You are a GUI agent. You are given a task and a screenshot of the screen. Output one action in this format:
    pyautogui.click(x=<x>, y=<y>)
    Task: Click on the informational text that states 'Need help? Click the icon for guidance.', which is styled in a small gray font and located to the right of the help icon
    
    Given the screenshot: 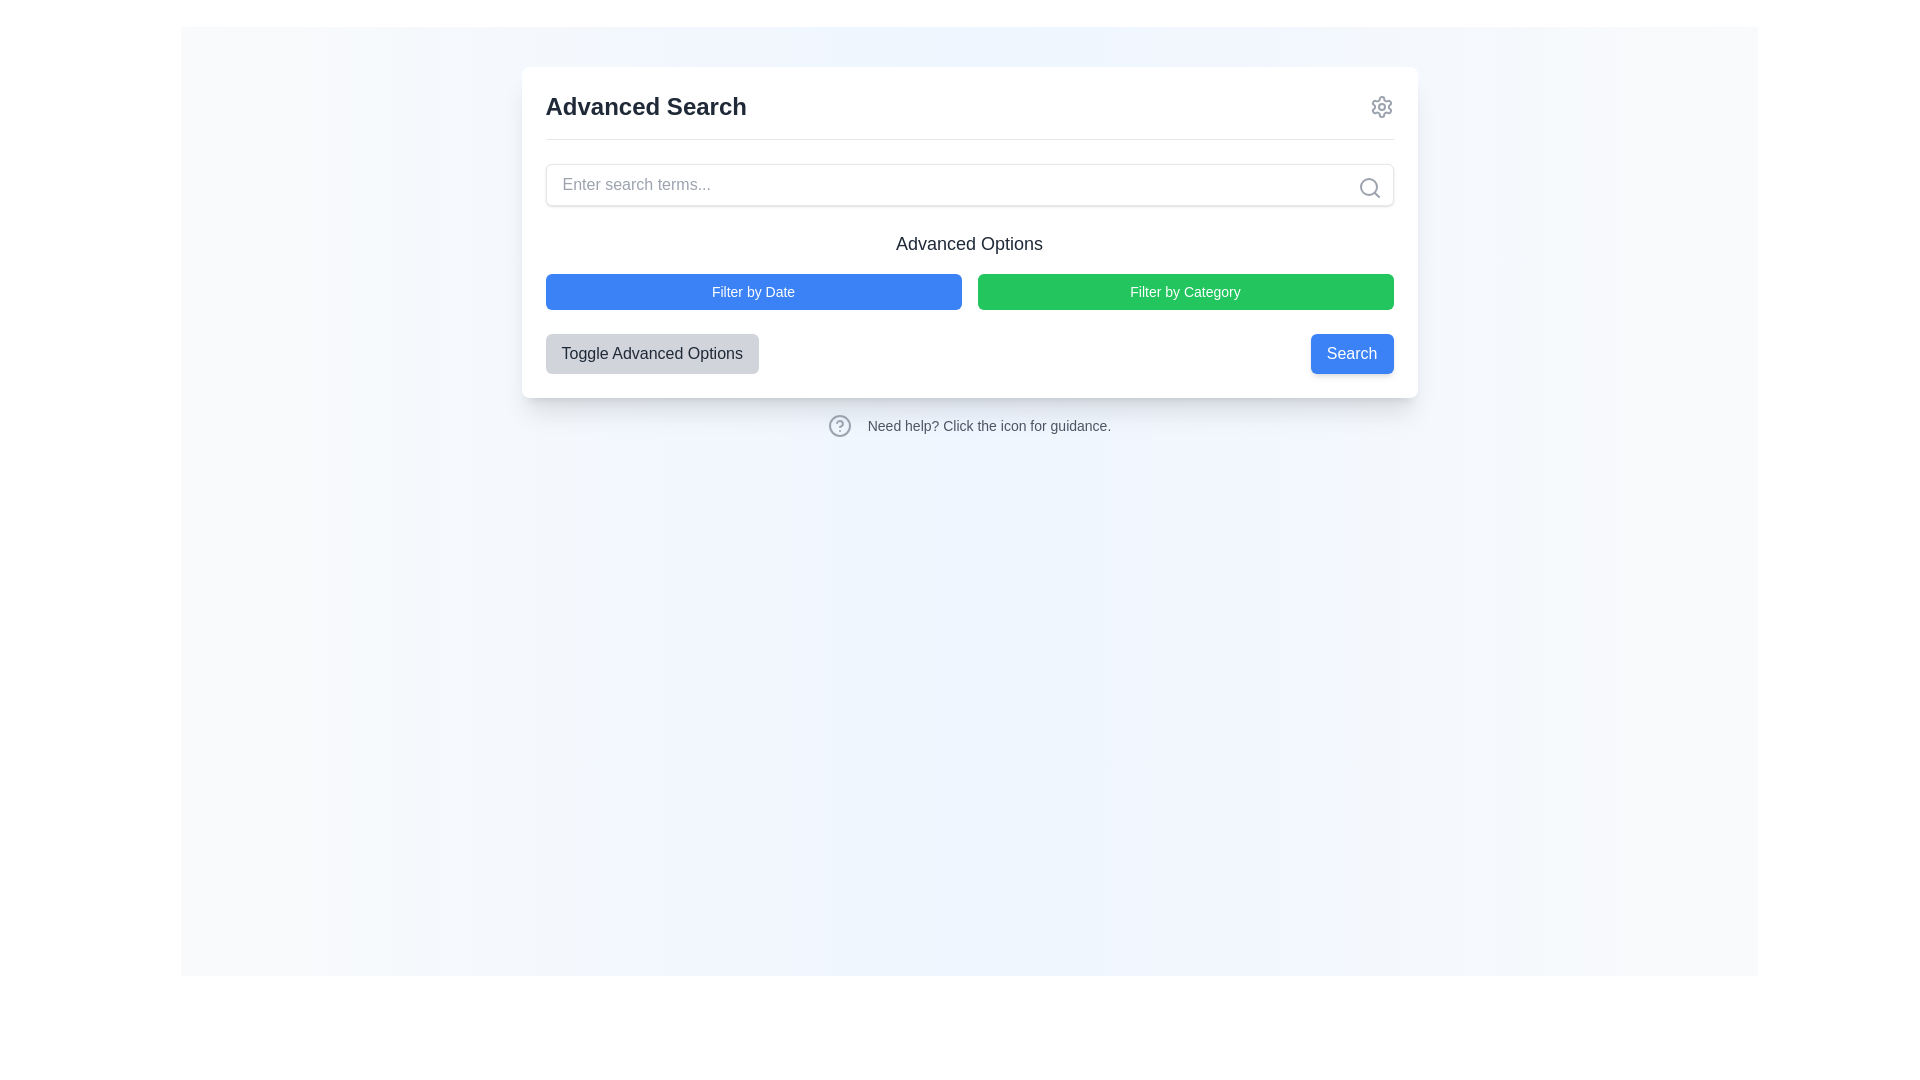 What is the action you would take?
    pyautogui.click(x=989, y=424)
    